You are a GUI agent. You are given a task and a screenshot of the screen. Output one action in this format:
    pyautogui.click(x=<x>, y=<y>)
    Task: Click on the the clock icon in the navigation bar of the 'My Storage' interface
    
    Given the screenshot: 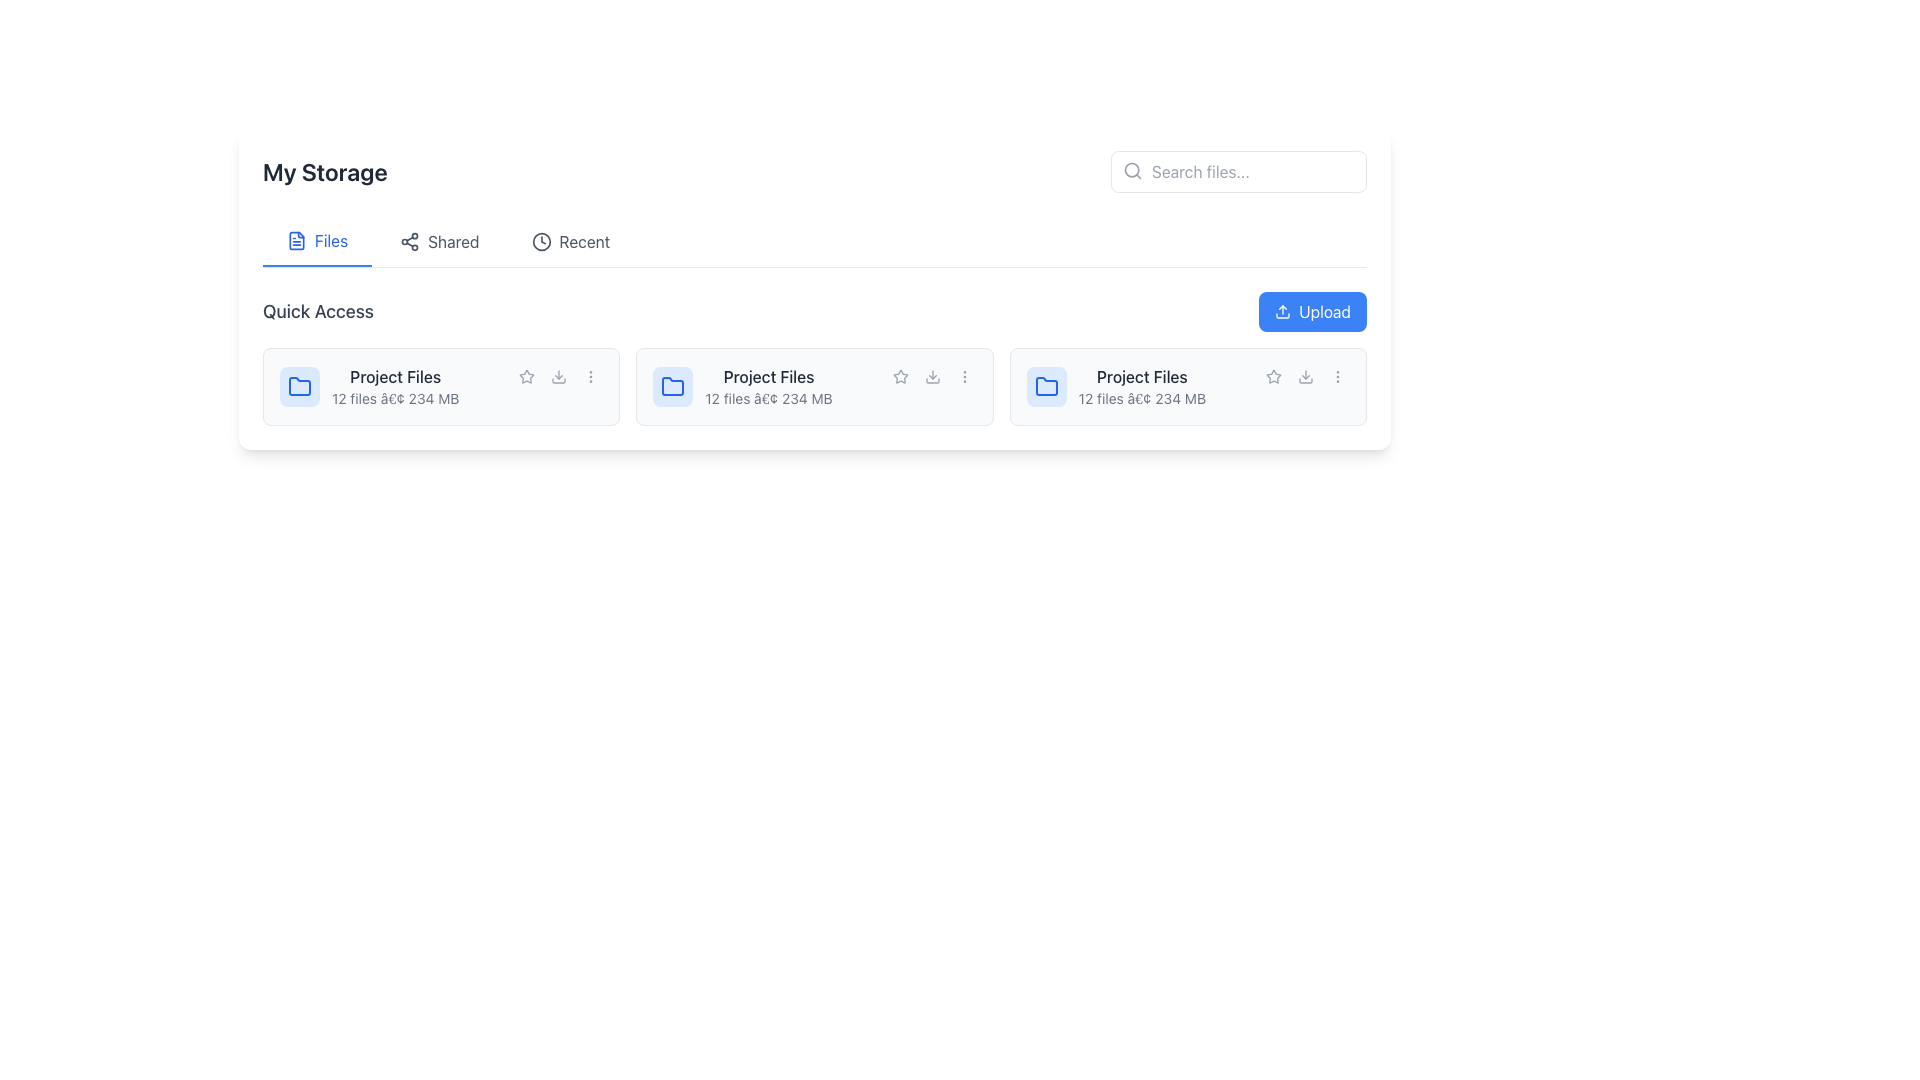 What is the action you would take?
    pyautogui.click(x=541, y=241)
    